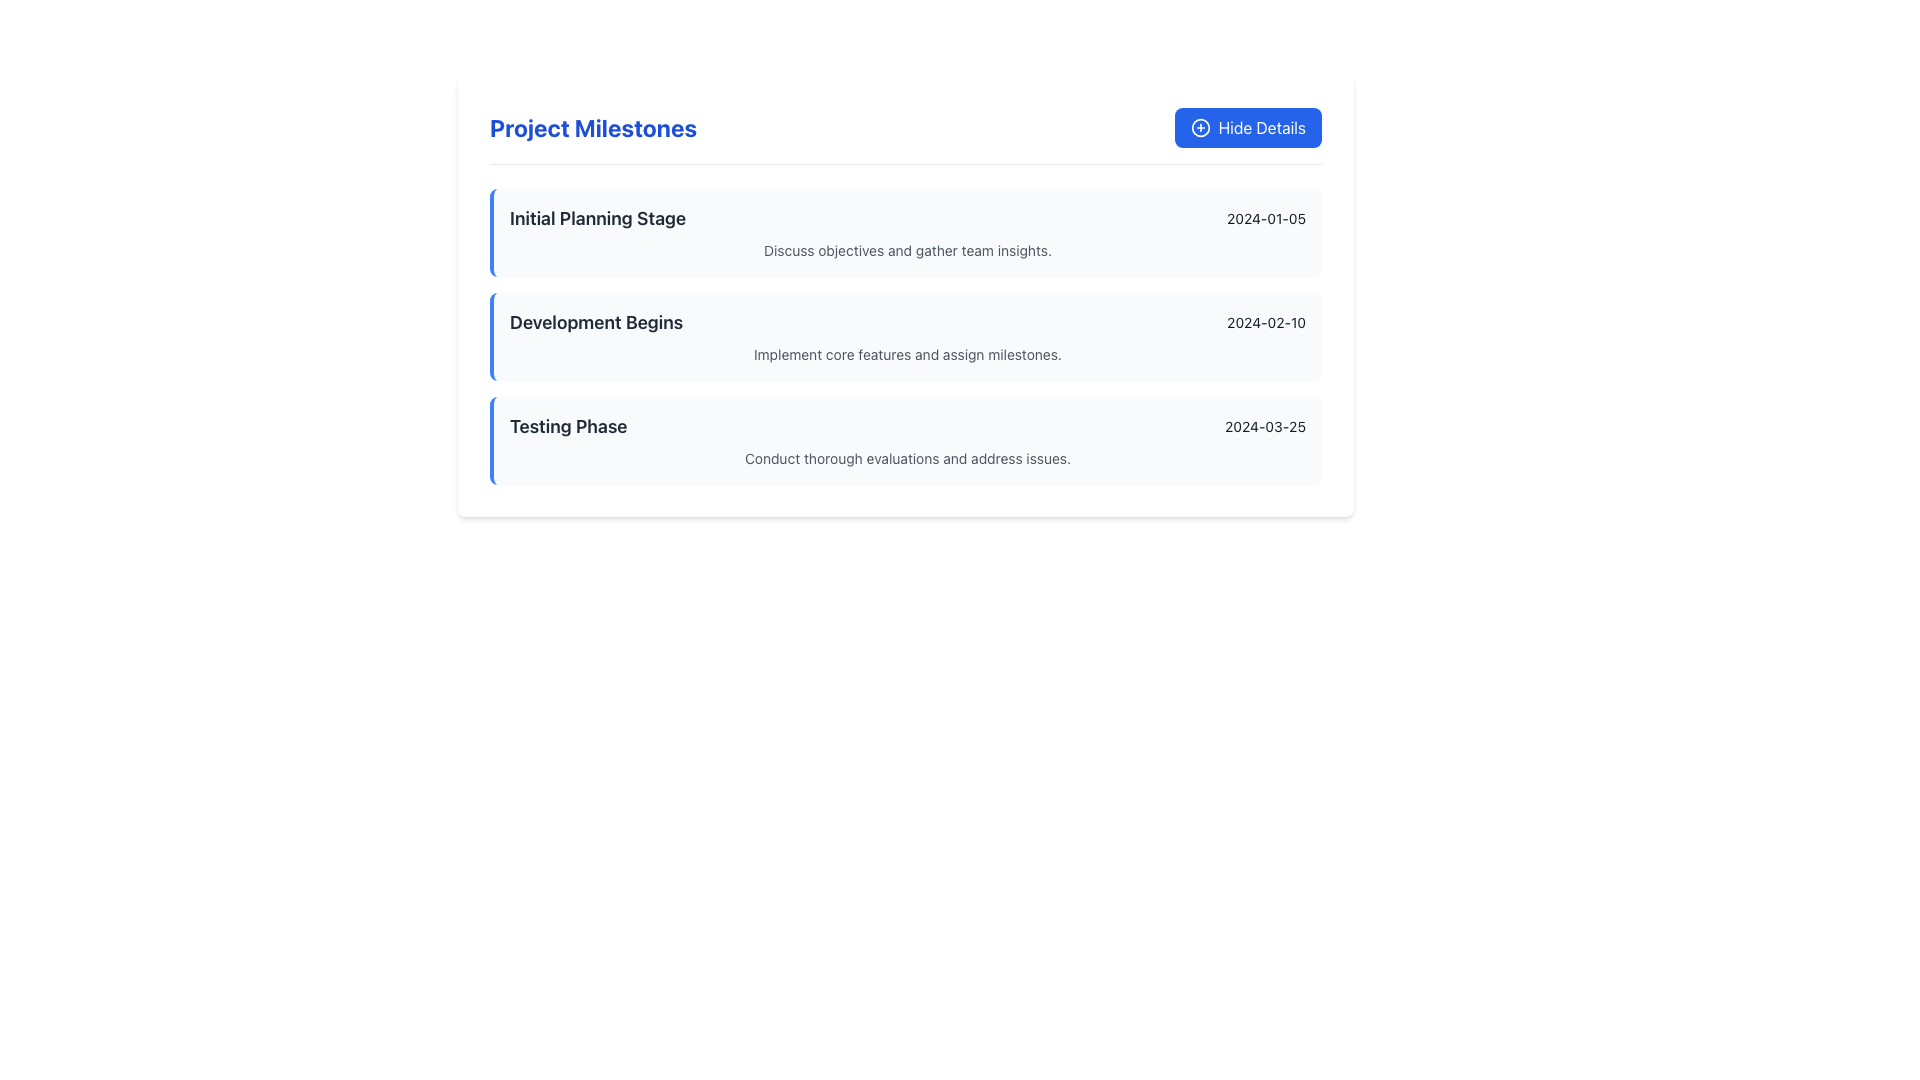  I want to click on the text label that serves as the header or title for the content, located above the 'Hide Details' button, so click(592, 127).